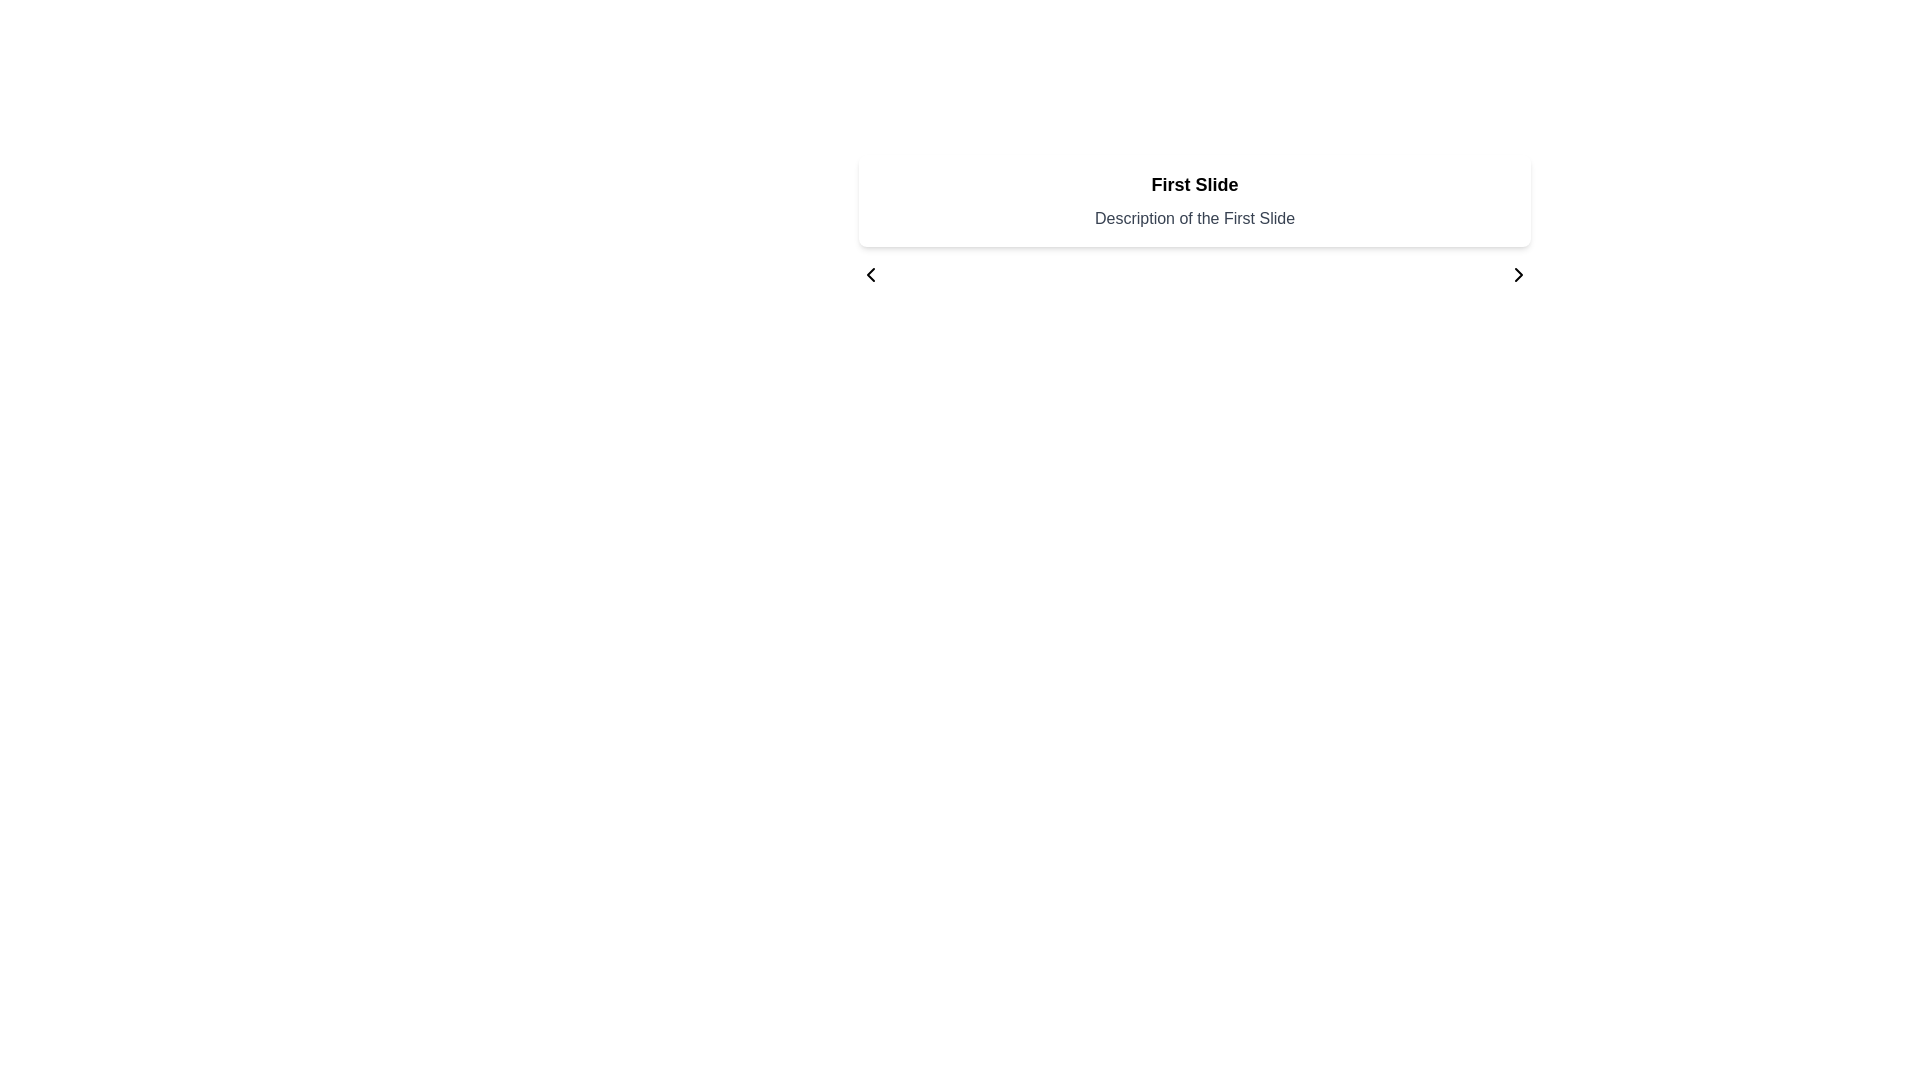  Describe the element at coordinates (870, 274) in the screenshot. I see `the chevron-like icon resembling a left-pointing arrow located in the top-left corner of the 'First Slide' card` at that location.